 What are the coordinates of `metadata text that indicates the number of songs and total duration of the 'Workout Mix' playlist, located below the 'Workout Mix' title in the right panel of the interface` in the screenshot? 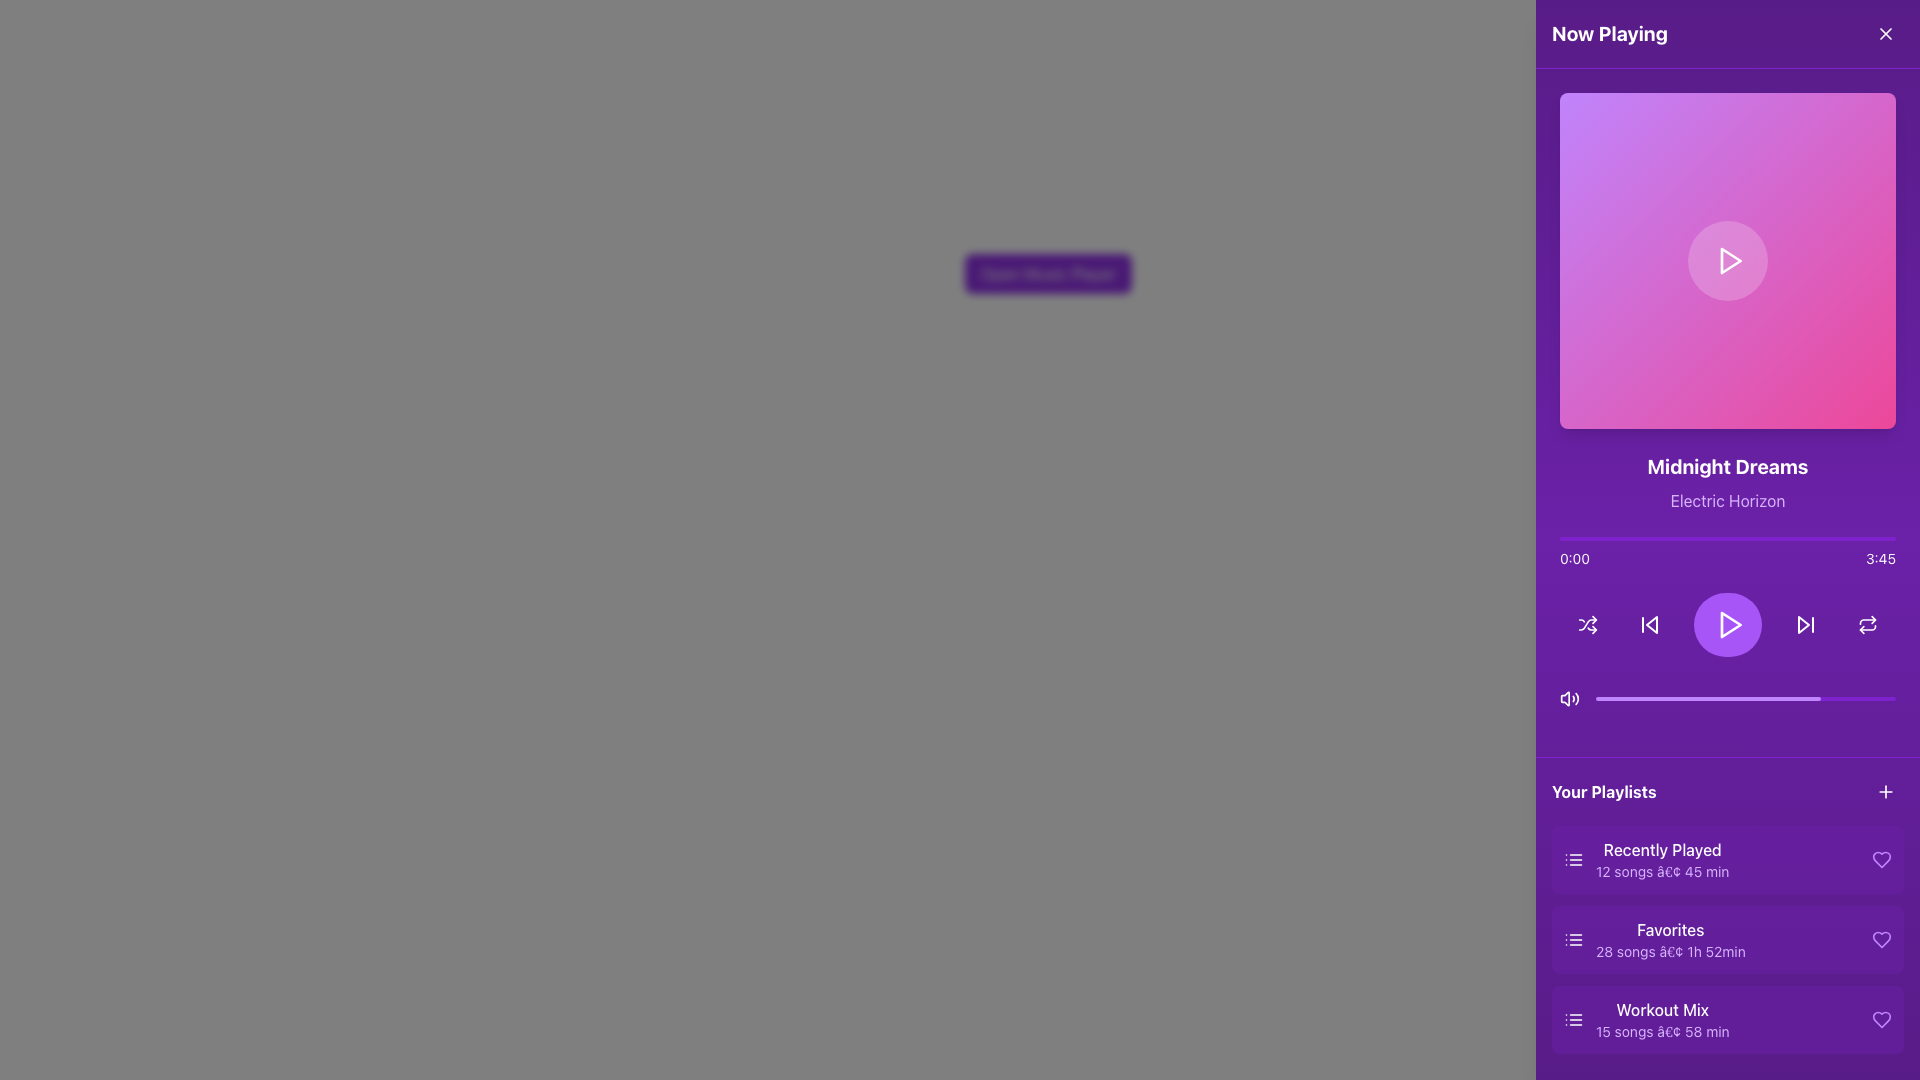 It's located at (1662, 1032).